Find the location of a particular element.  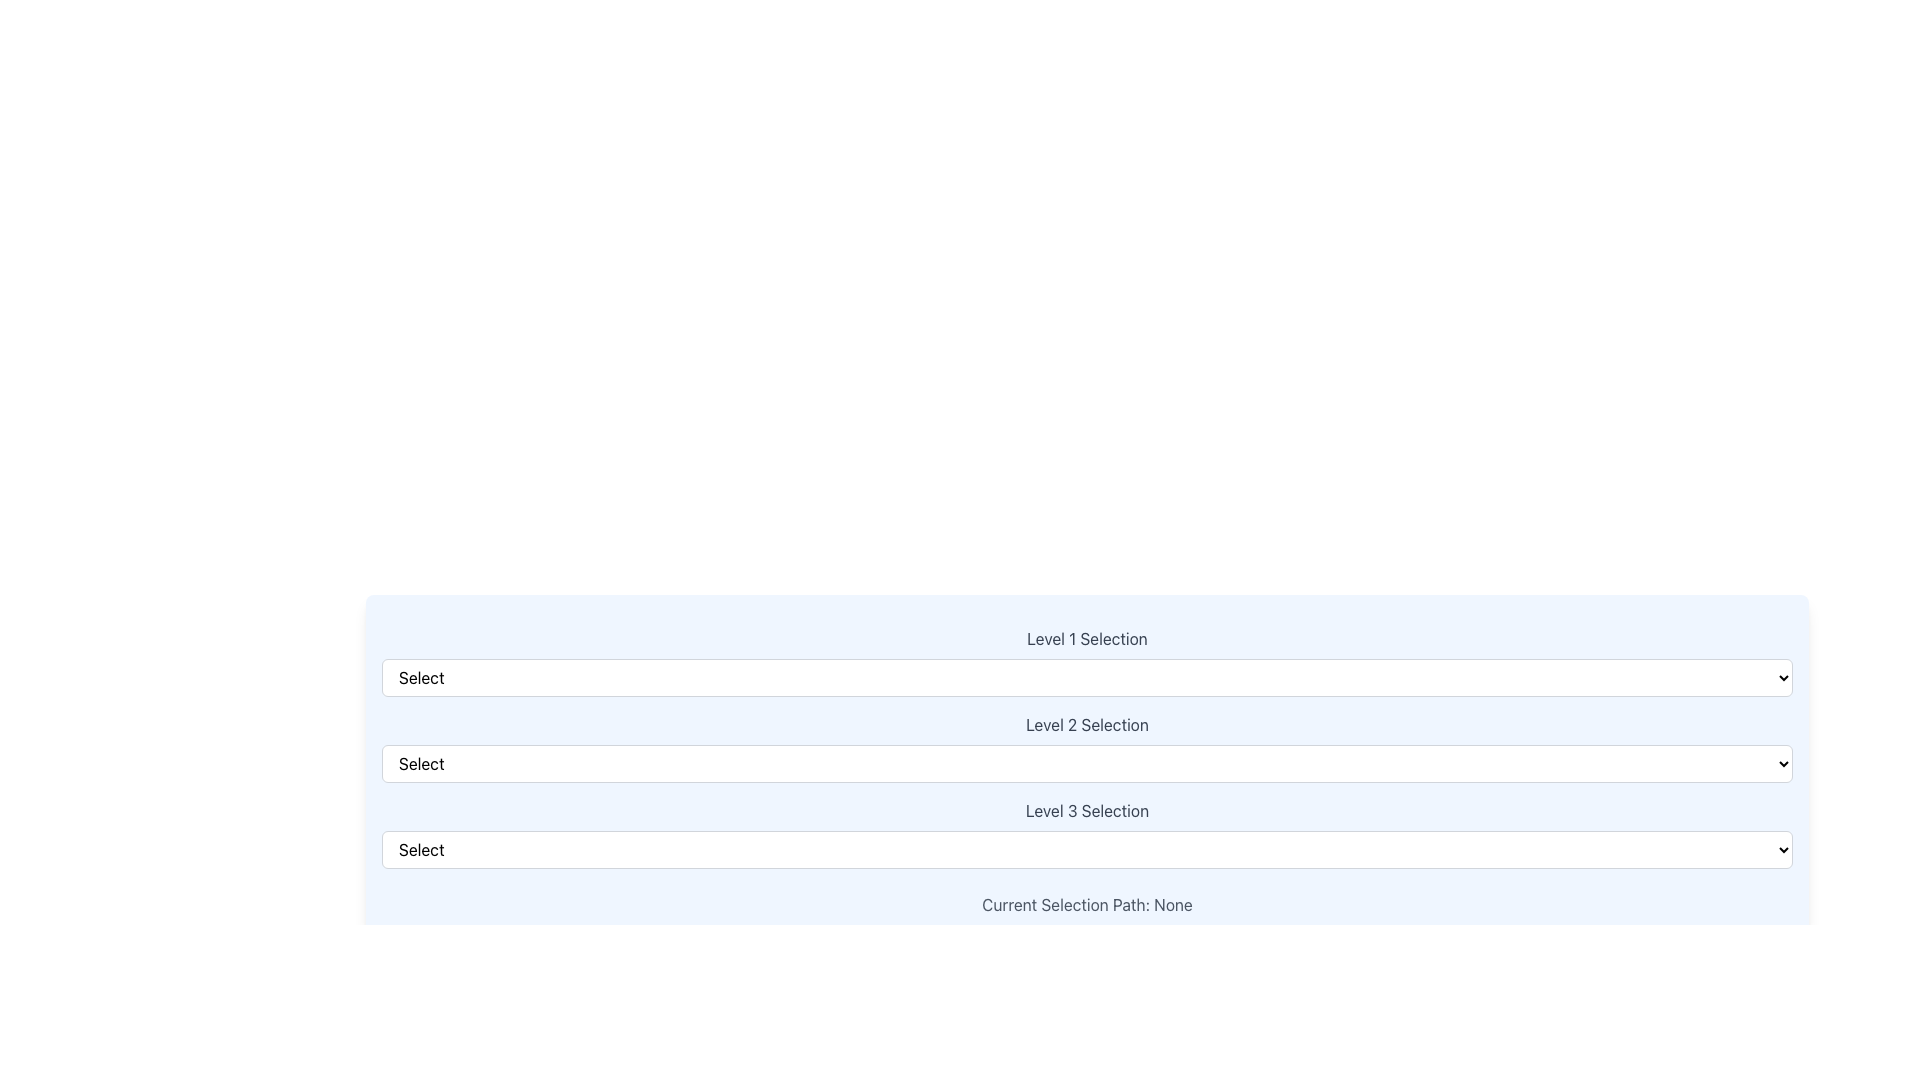

the Plain text label displaying 'Level 3 Selection', which is centered above the 'Select' dropdown input is located at coordinates (1086, 810).